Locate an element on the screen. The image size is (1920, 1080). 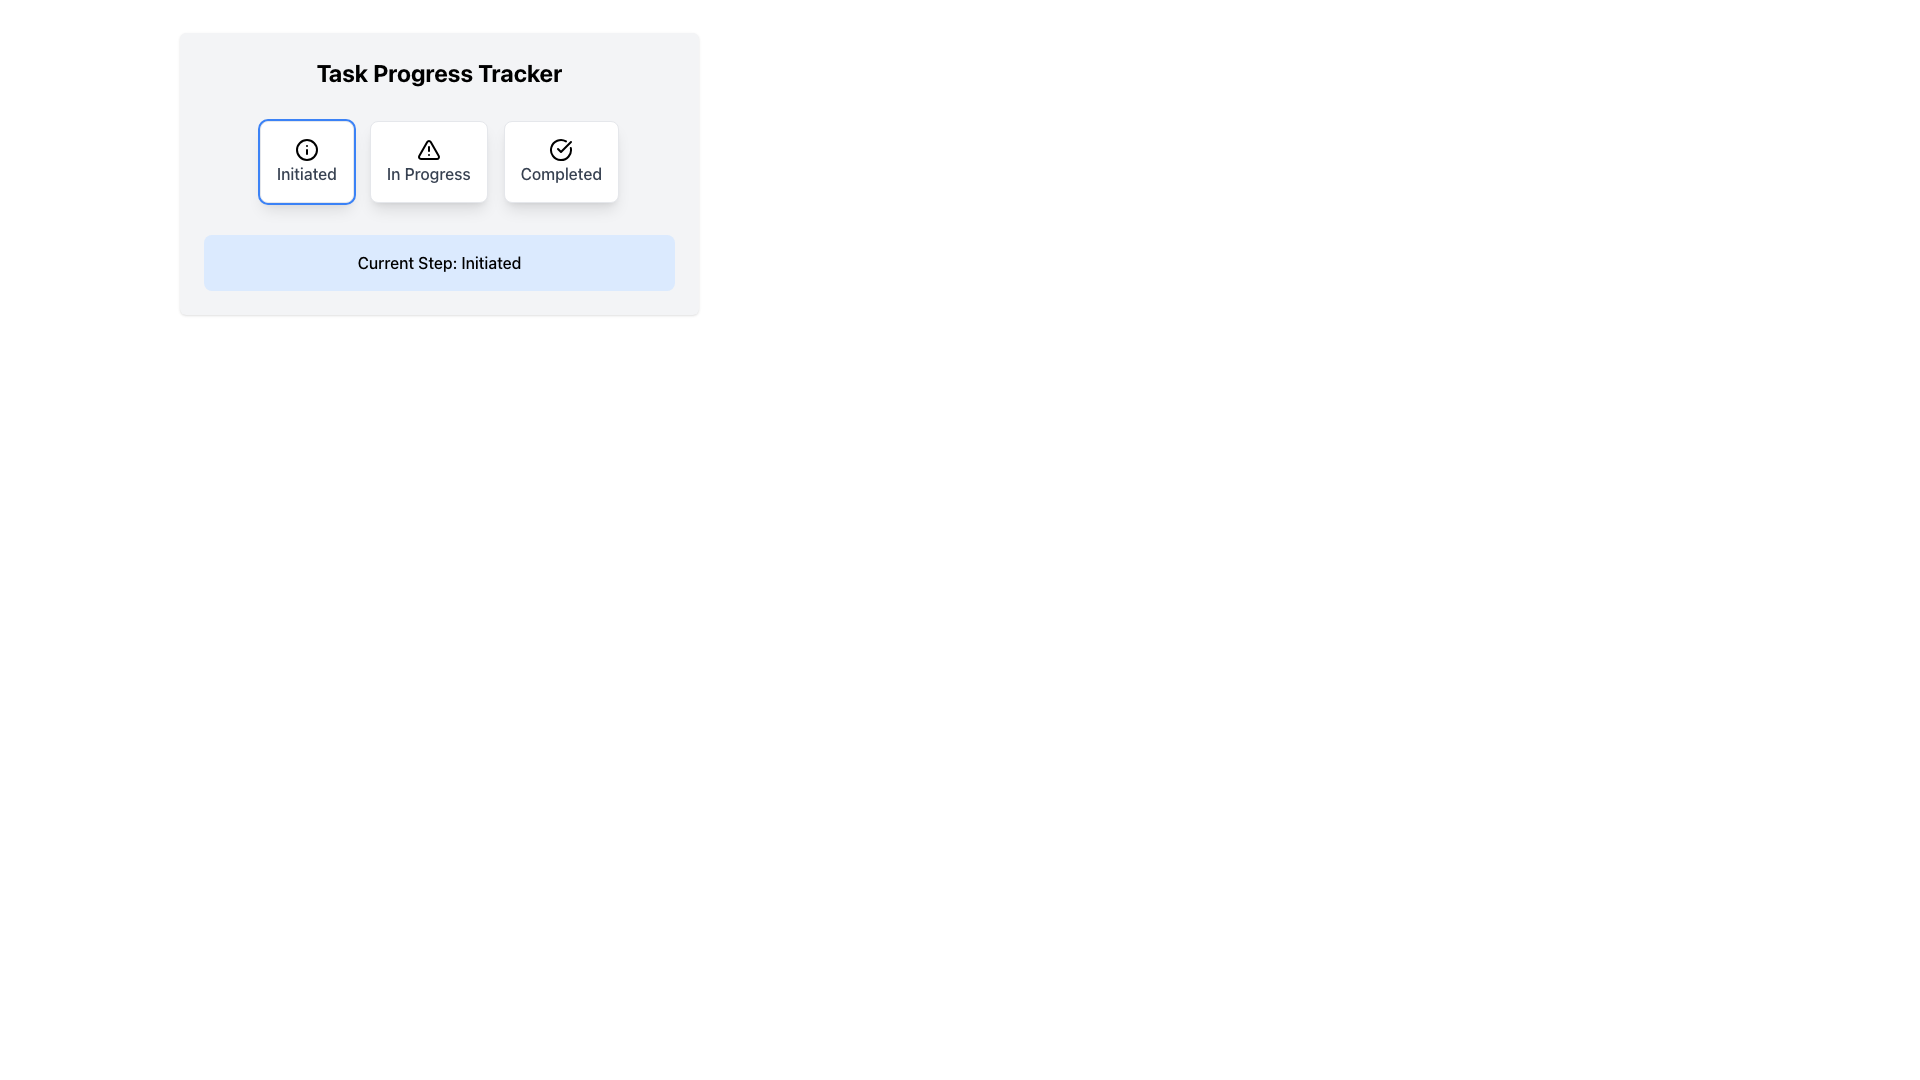
the 'Initiated' step indicator in the task progress tracker, which visually represents the current state of this step is located at coordinates (306, 161).